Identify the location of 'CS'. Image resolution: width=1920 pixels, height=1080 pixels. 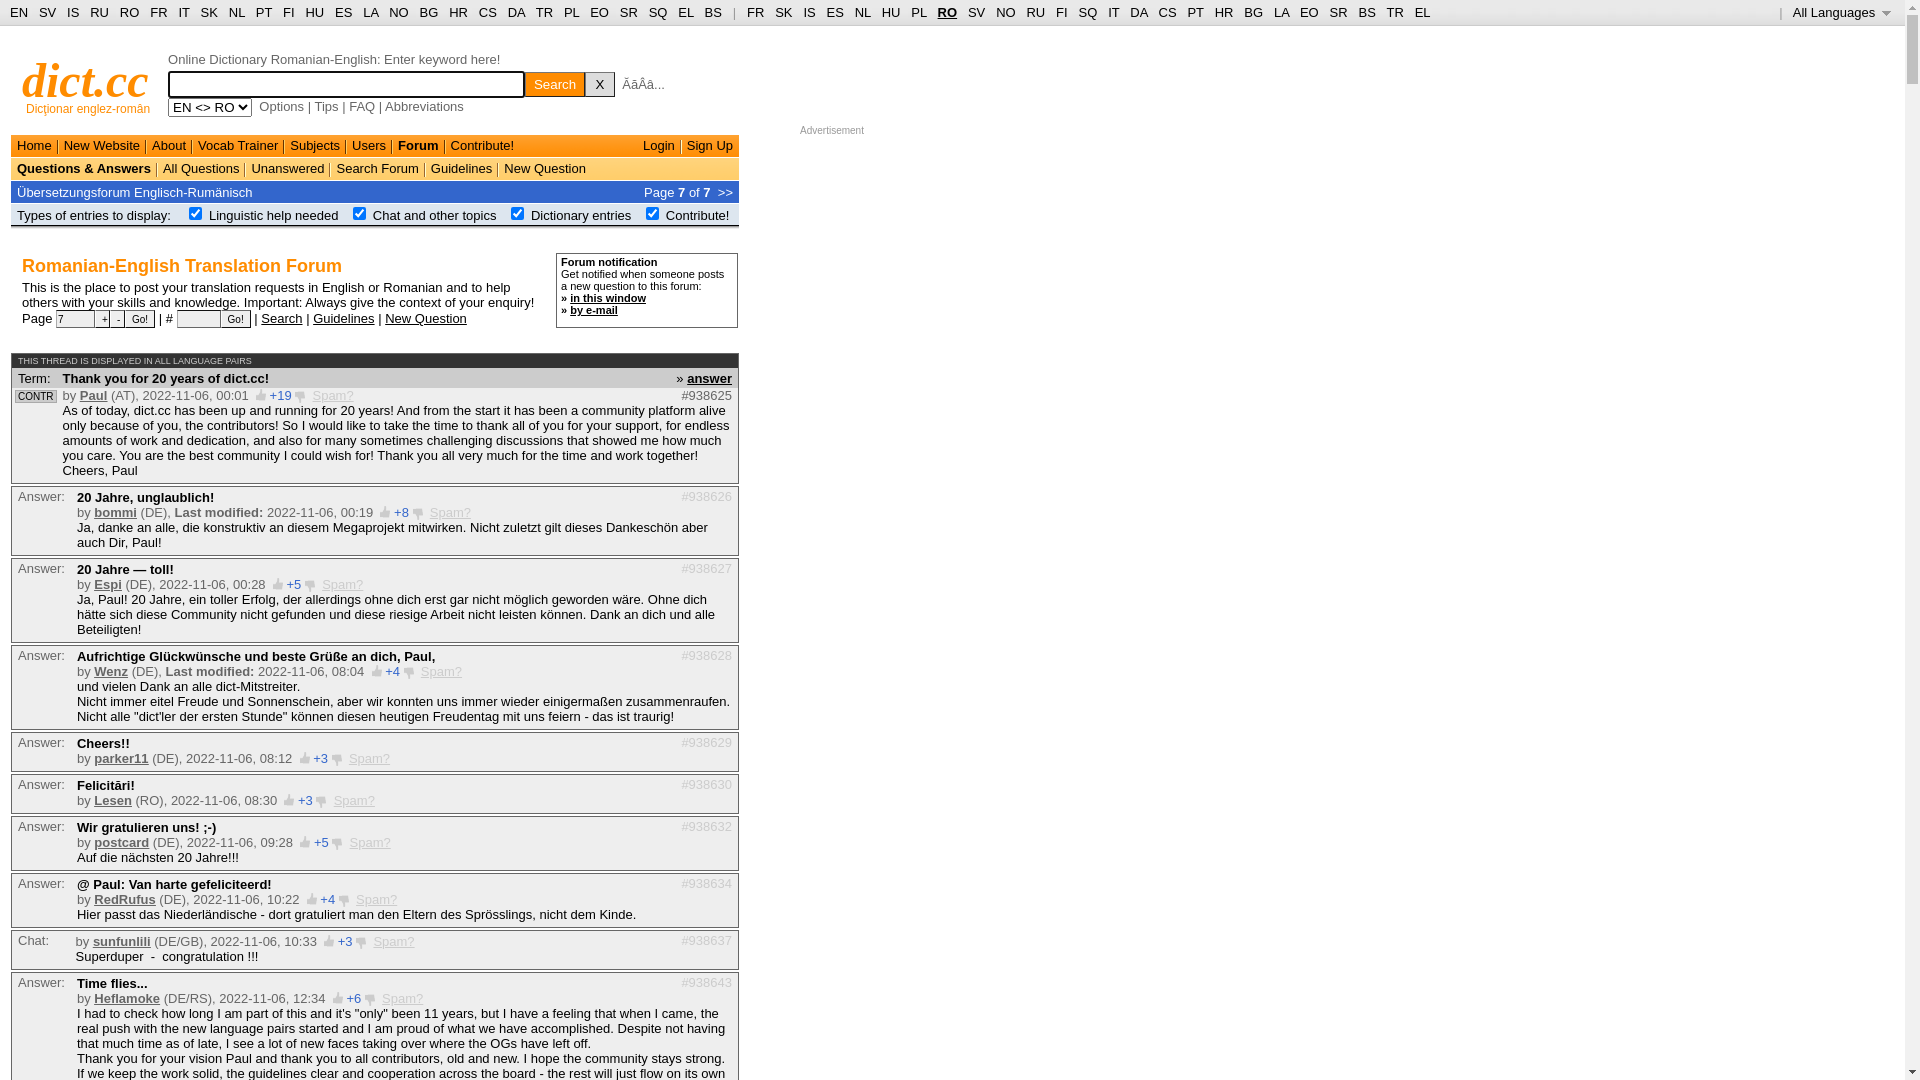
(488, 12).